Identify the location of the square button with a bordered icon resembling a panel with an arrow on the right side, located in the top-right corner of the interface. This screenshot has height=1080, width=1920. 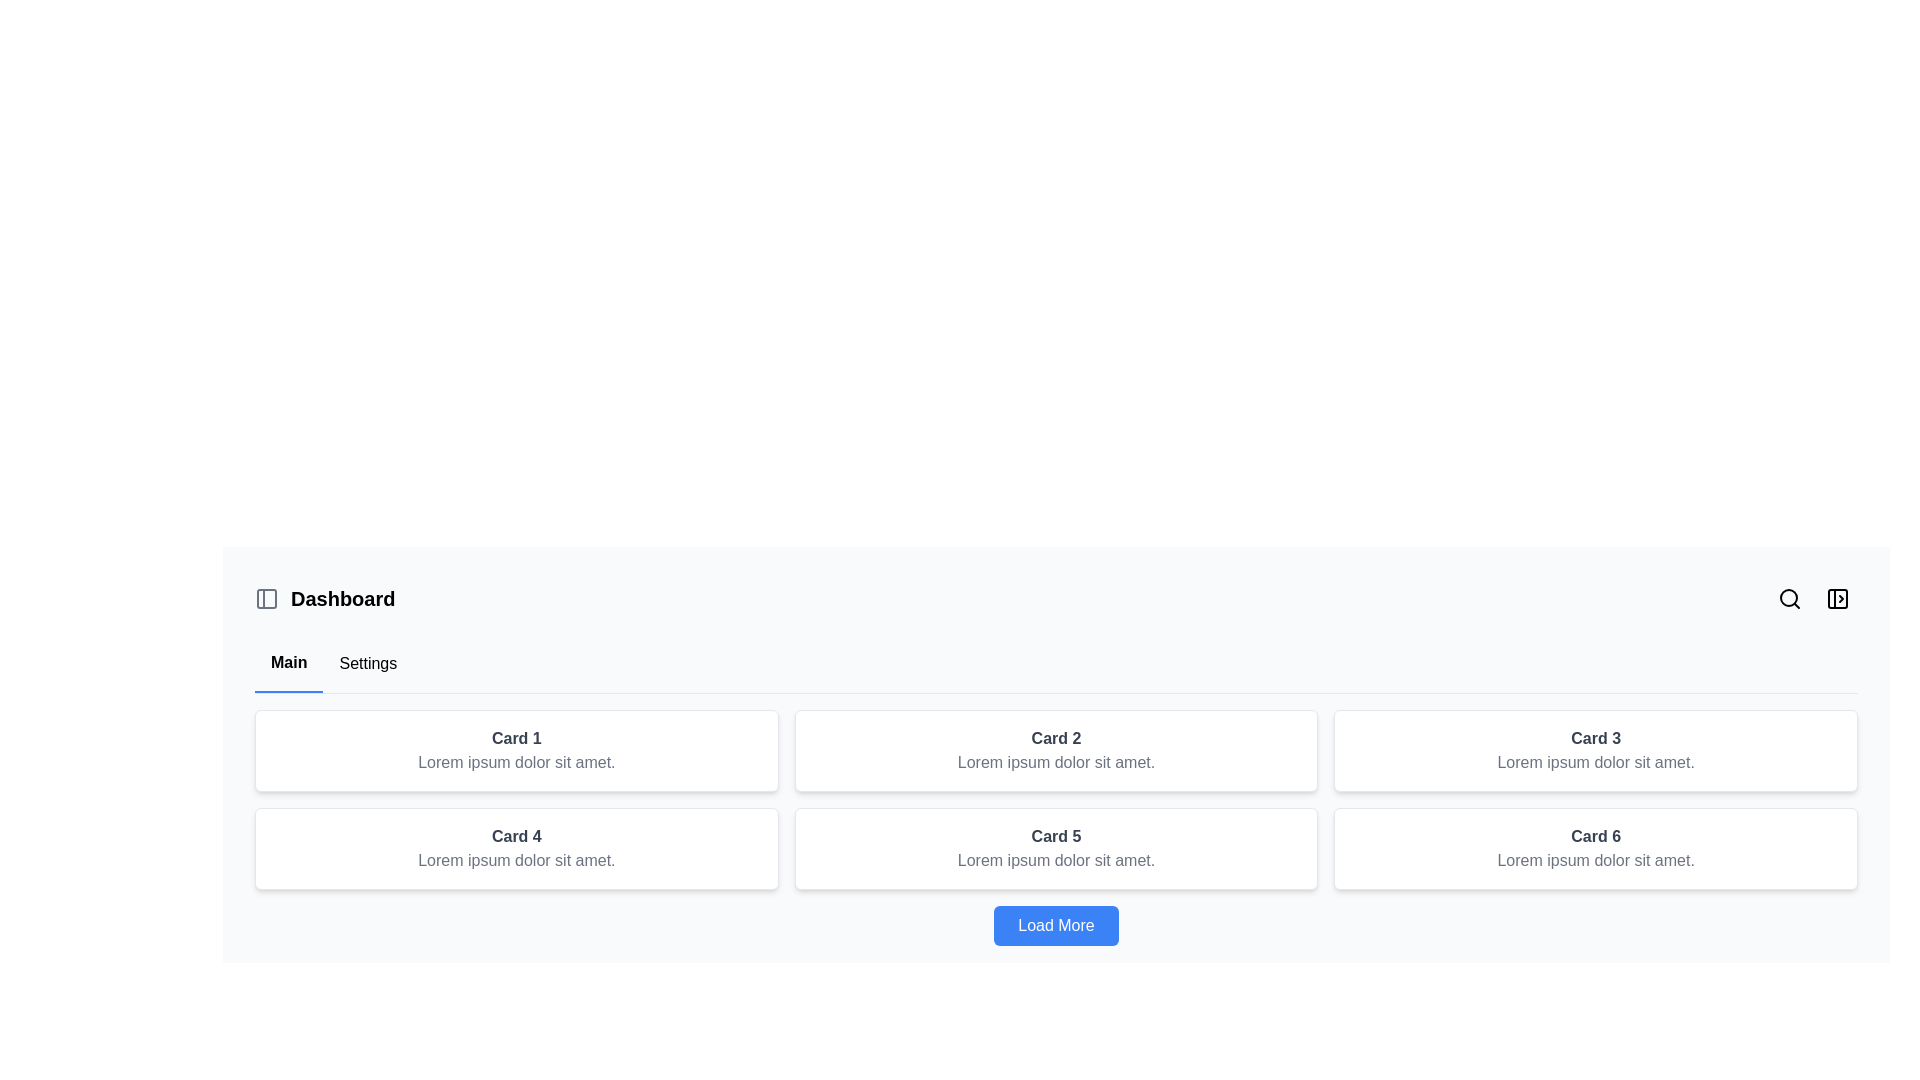
(1838, 597).